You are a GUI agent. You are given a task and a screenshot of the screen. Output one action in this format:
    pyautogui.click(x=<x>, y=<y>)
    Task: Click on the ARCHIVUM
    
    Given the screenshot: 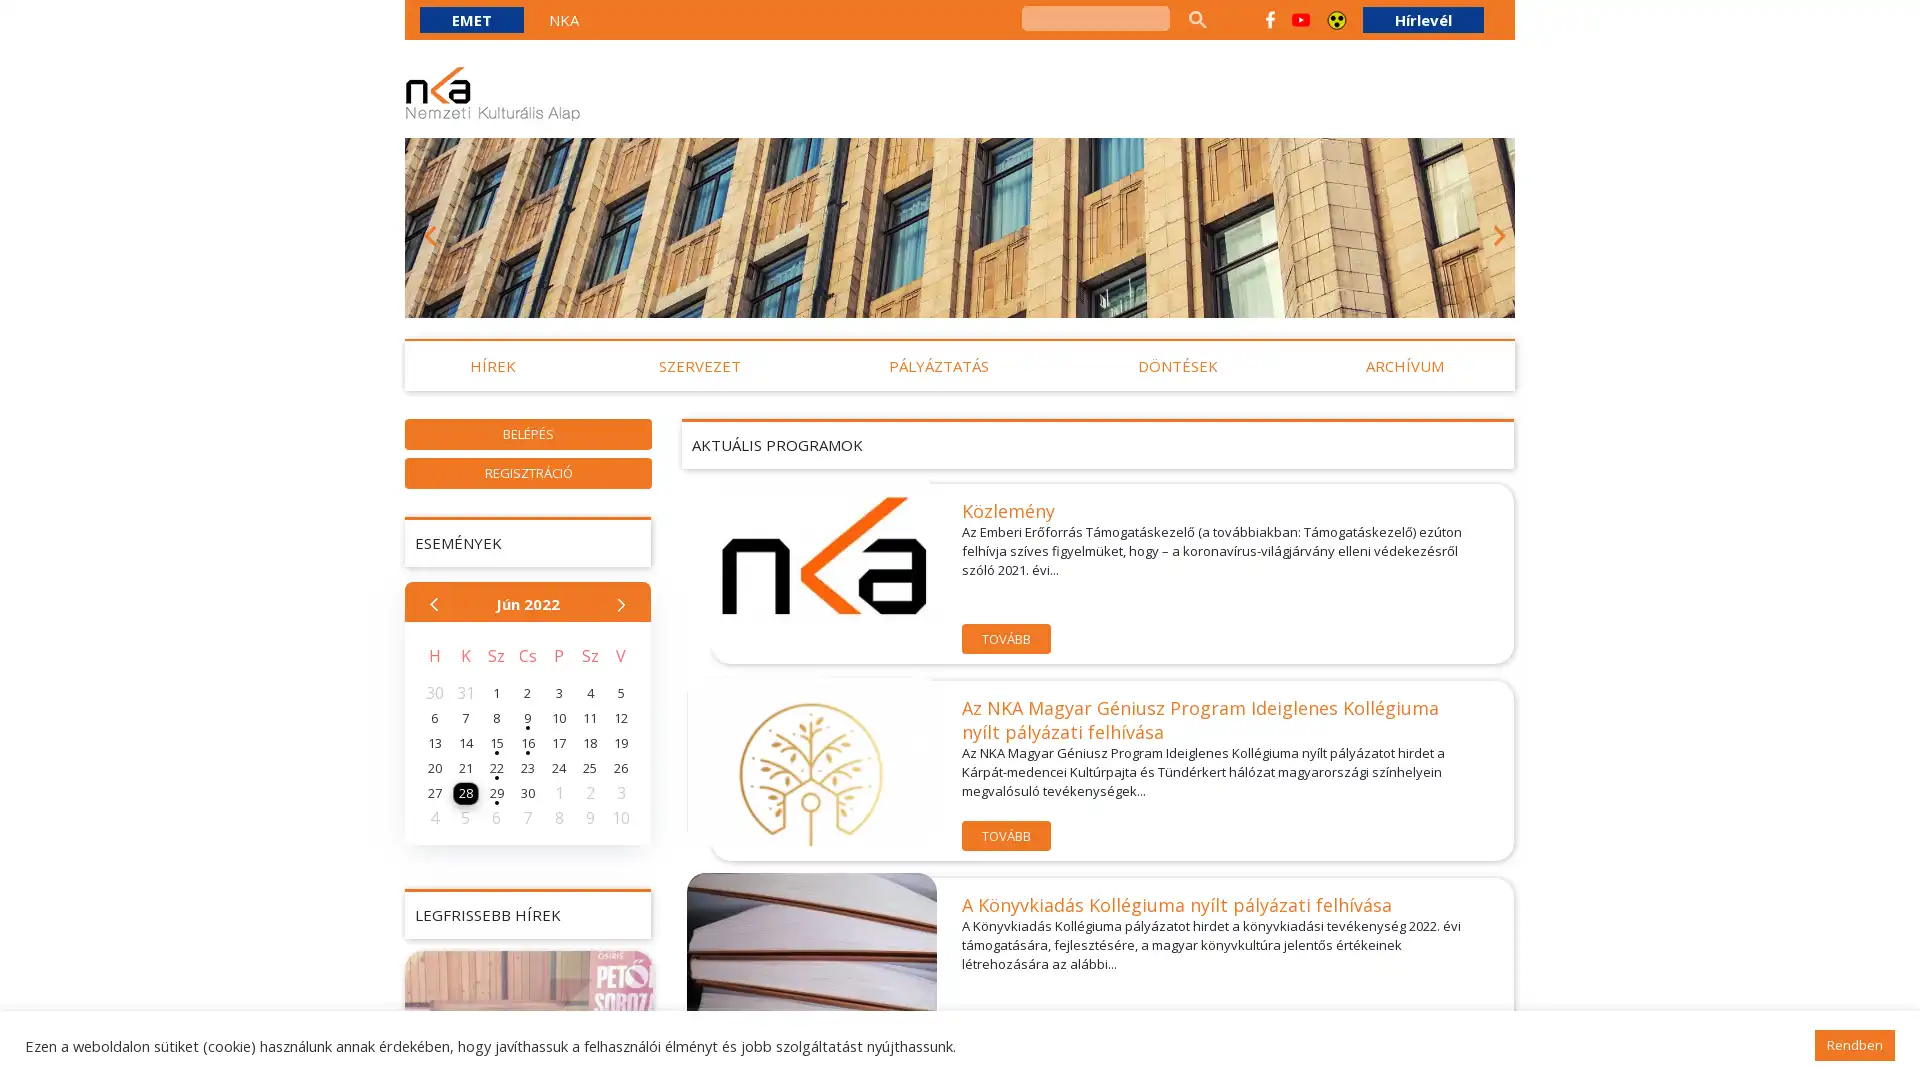 What is the action you would take?
    pyautogui.click(x=1404, y=366)
    